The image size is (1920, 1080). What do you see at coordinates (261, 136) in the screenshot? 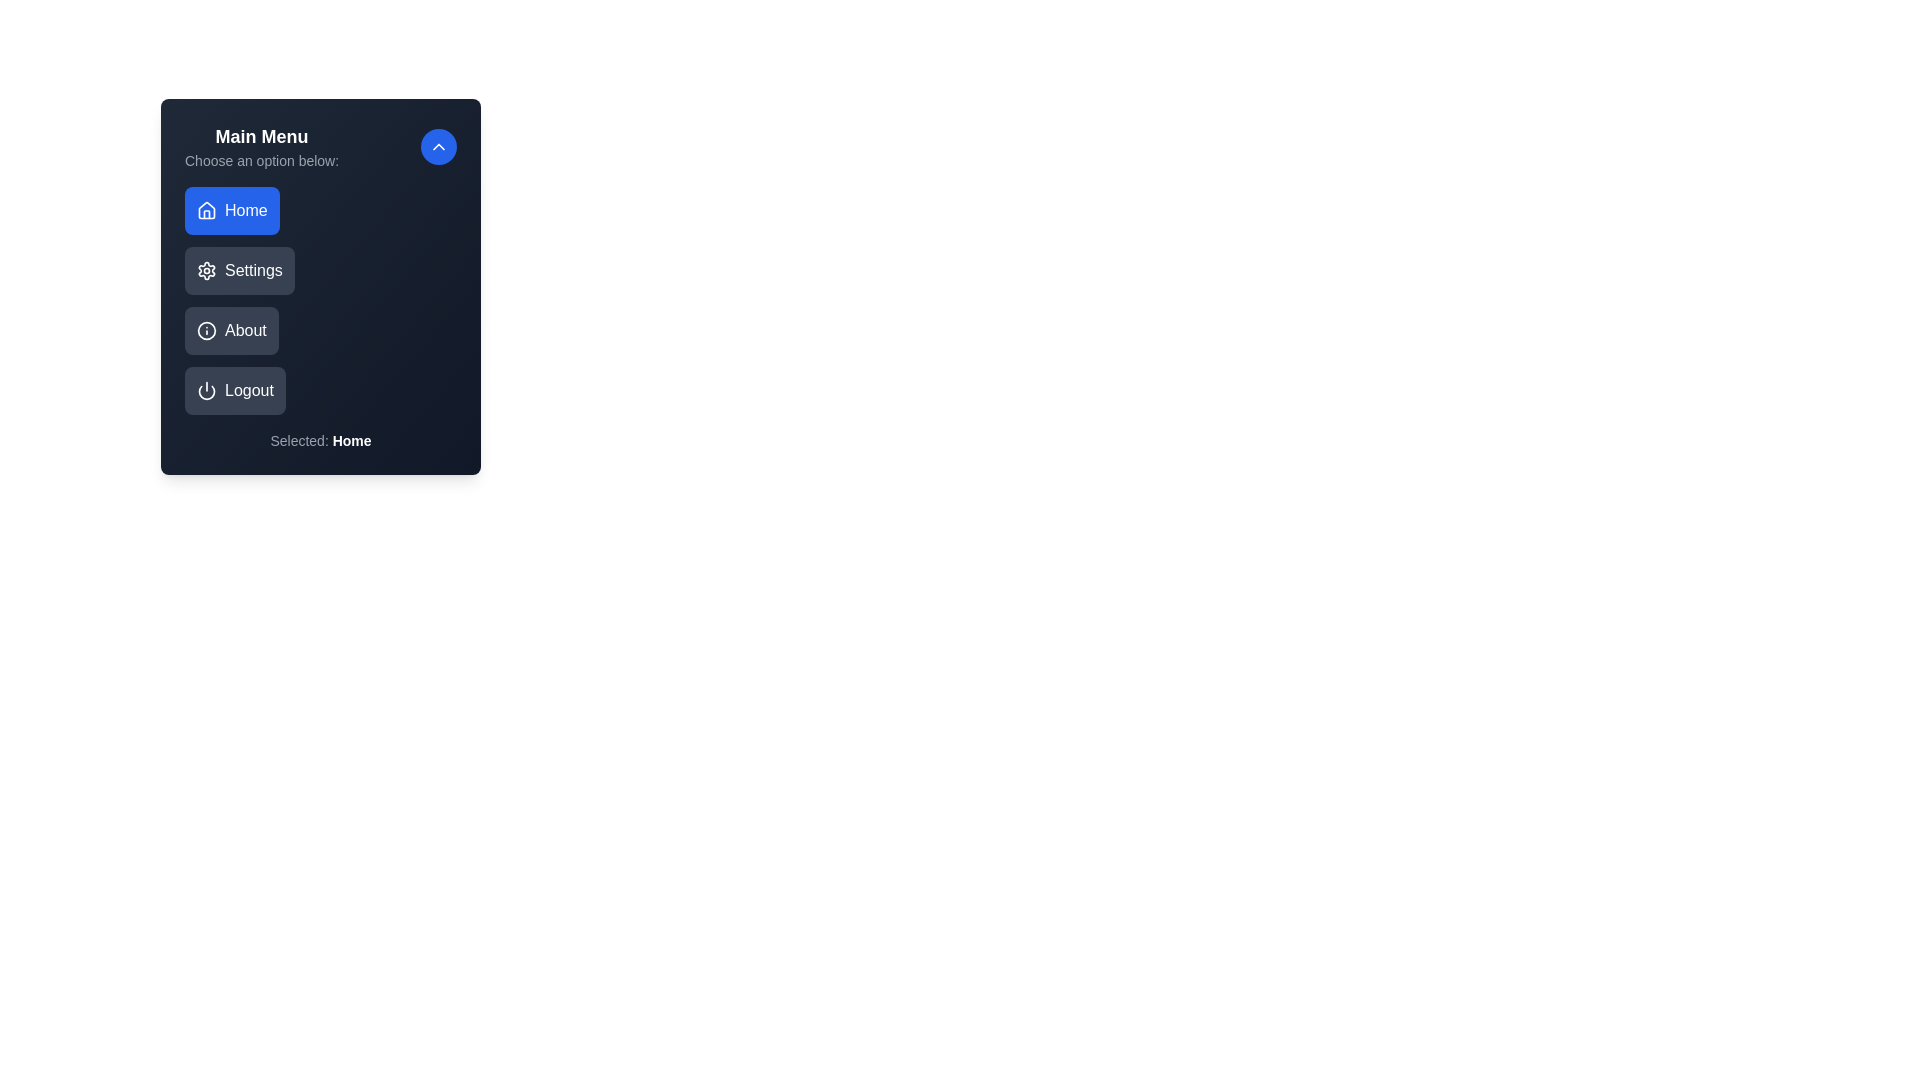
I see `text label that serves as the title for the dark-themed vertical menu, positioned above the subtitle 'Choose an option below:' and other menu options` at bounding box center [261, 136].